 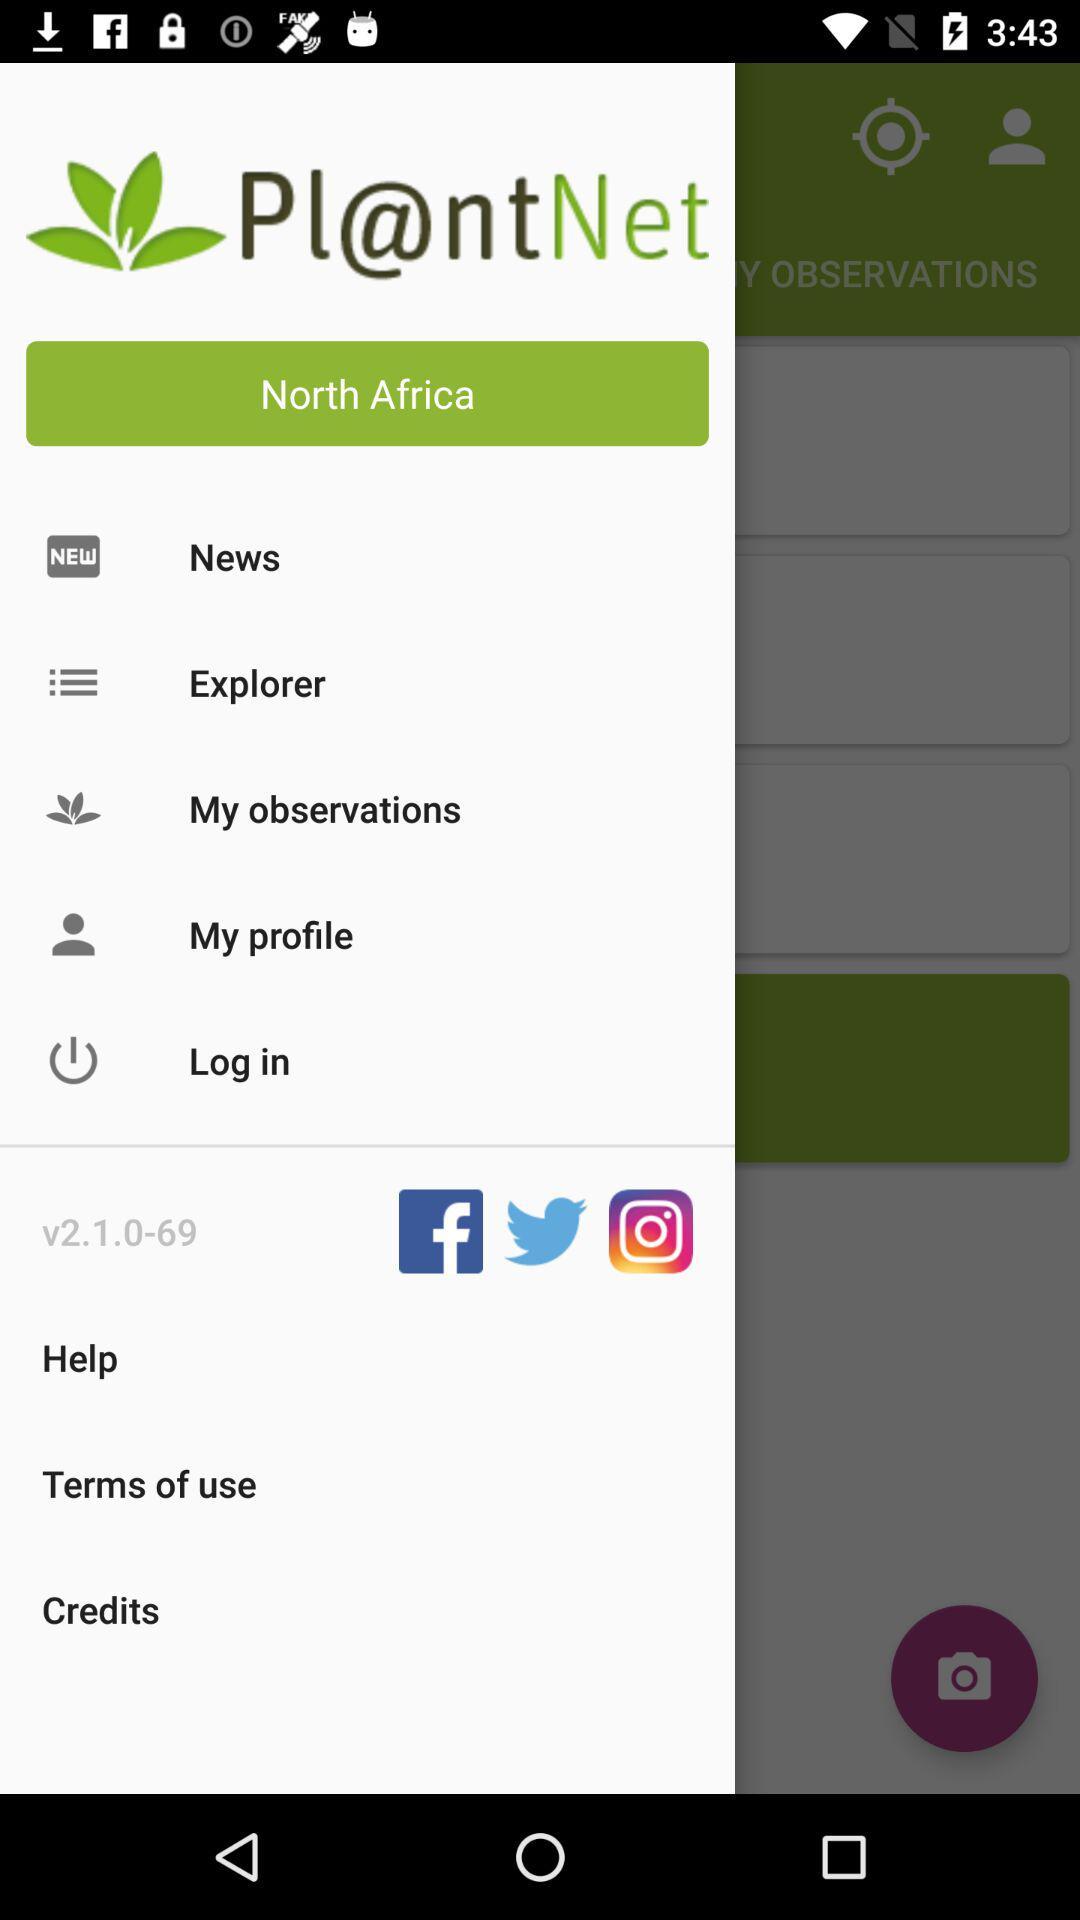 What do you see at coordinates (963, 1678) in the screenshot?
I see `the photo icon` at bounding box center [963, 1678].